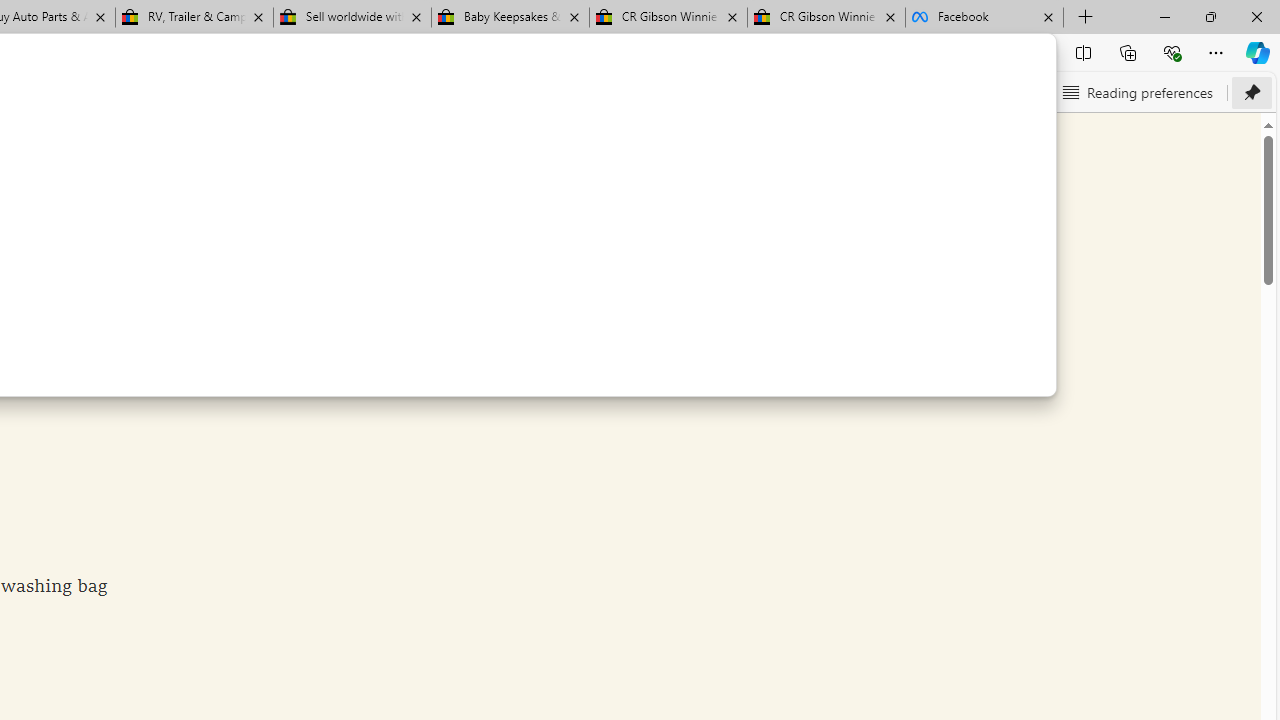  What do you see at coordinates (510, 17) in the screenshot?
I see `'Baby Keepsakes & Announcements for sale | eBay'` at bounding box center [510, 17].